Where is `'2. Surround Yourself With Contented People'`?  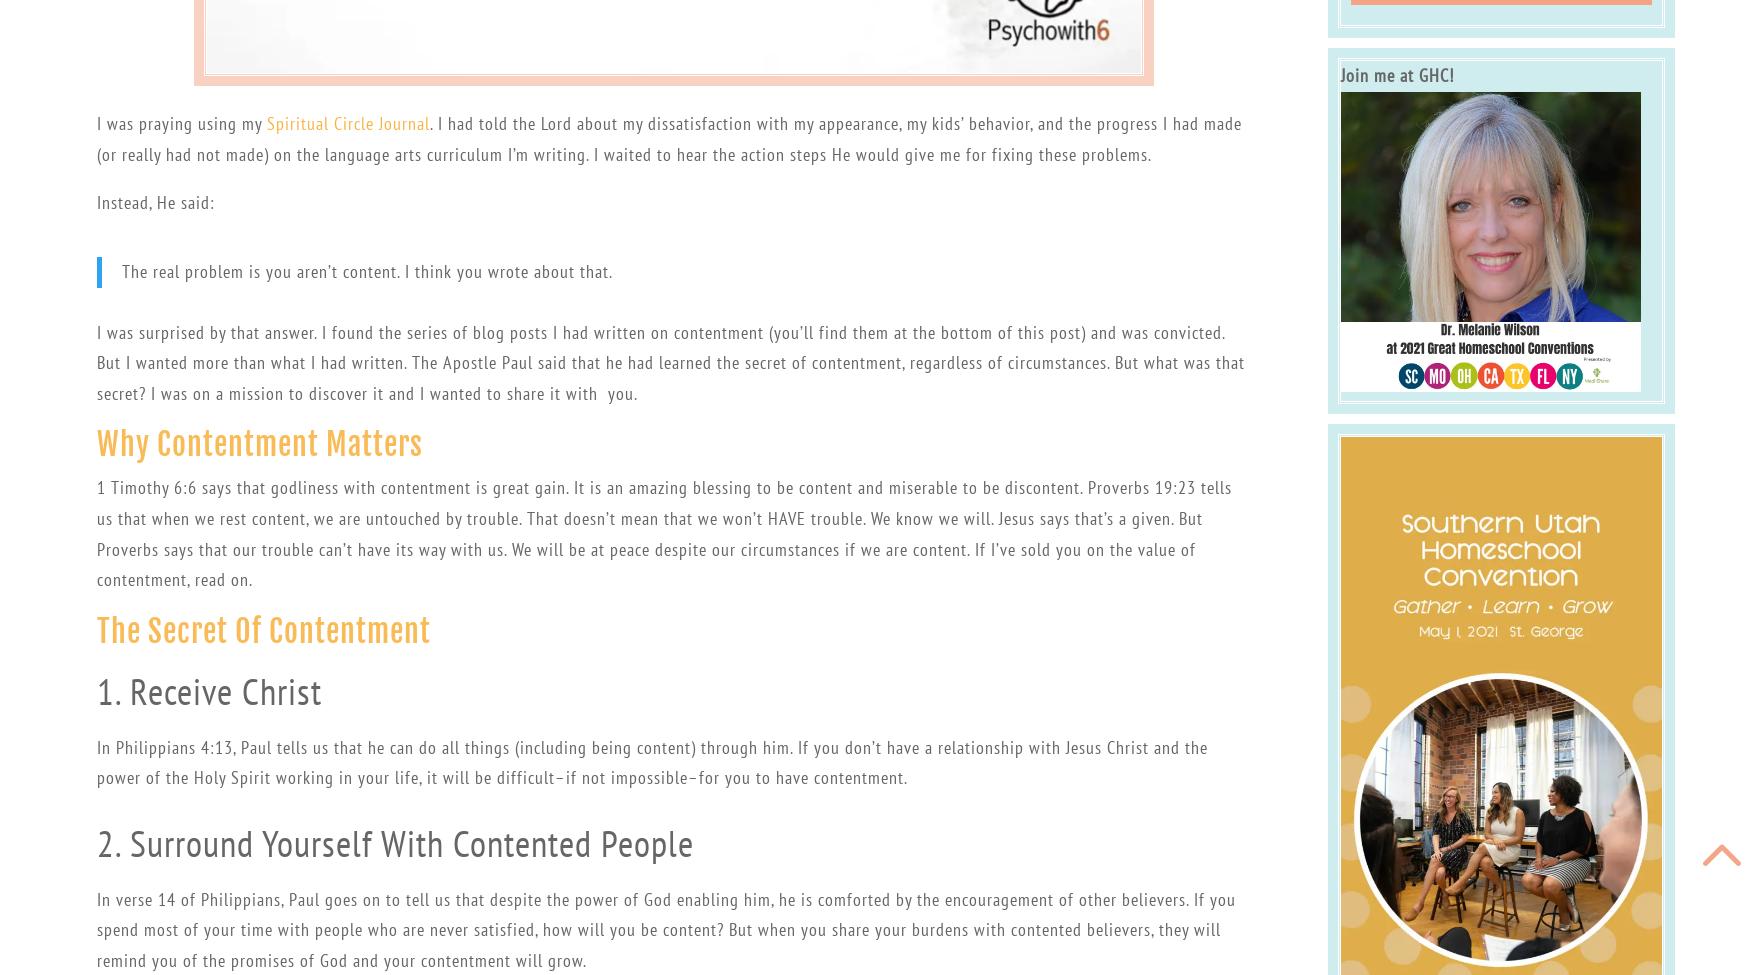
'2. Surround Yourself With Contented People' is located at coordinates (96, 842).